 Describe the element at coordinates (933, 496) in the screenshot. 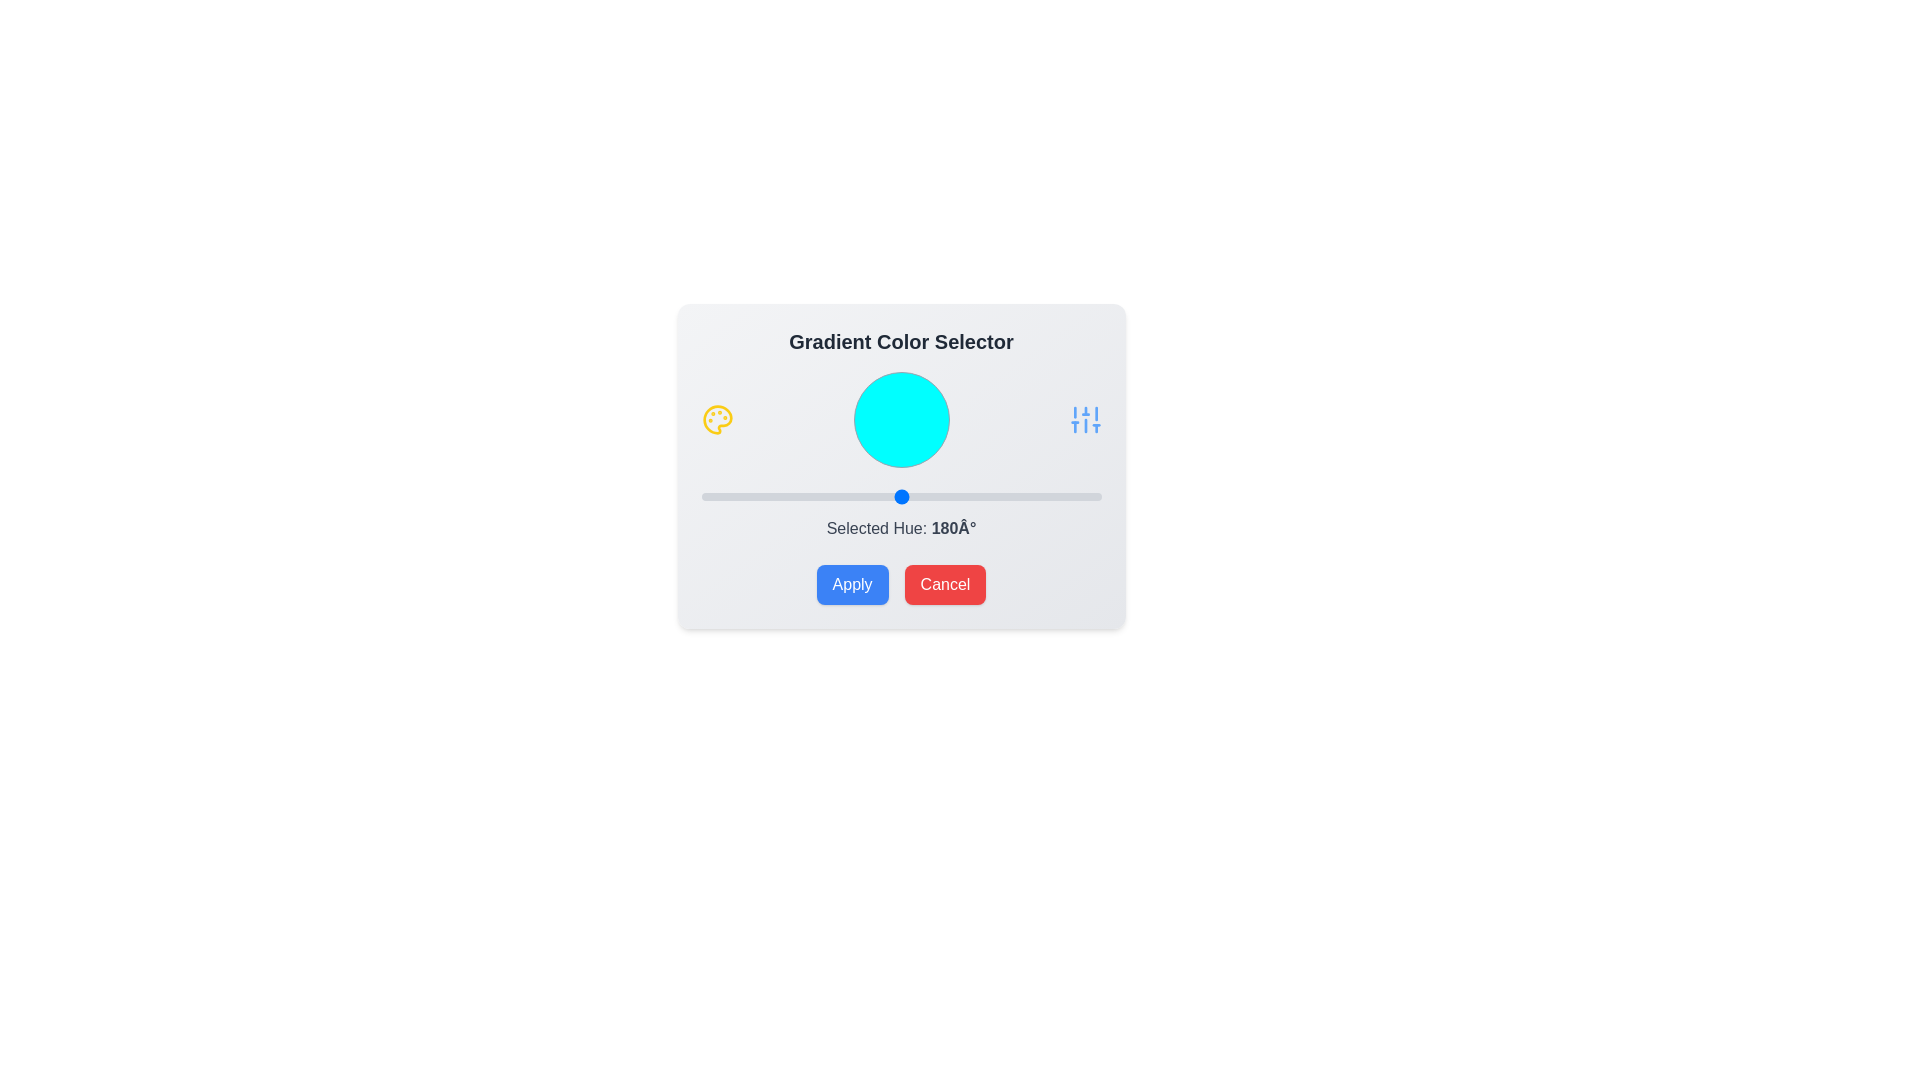

I see `the slider to set the hue value to 210°` at that location.